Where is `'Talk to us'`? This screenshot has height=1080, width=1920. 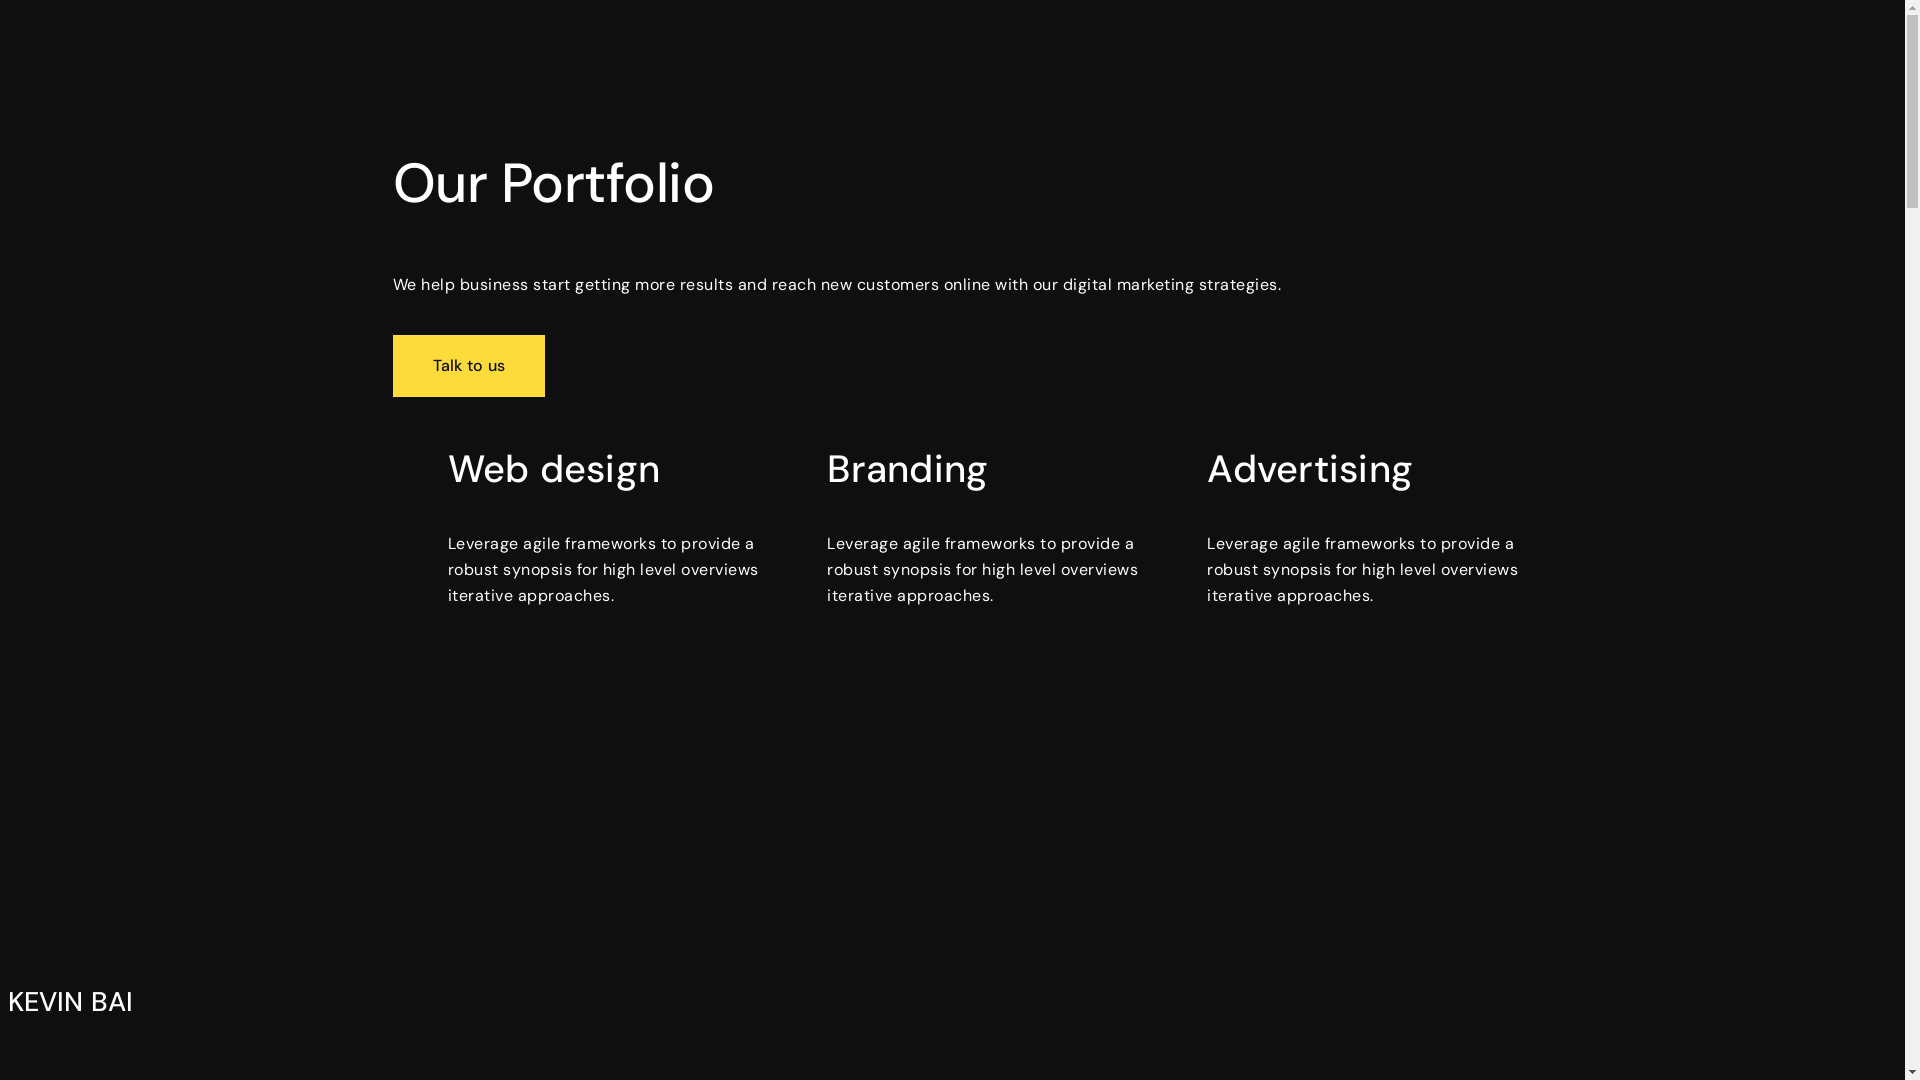 'Talk to us' is located at coordinates (392, 366).